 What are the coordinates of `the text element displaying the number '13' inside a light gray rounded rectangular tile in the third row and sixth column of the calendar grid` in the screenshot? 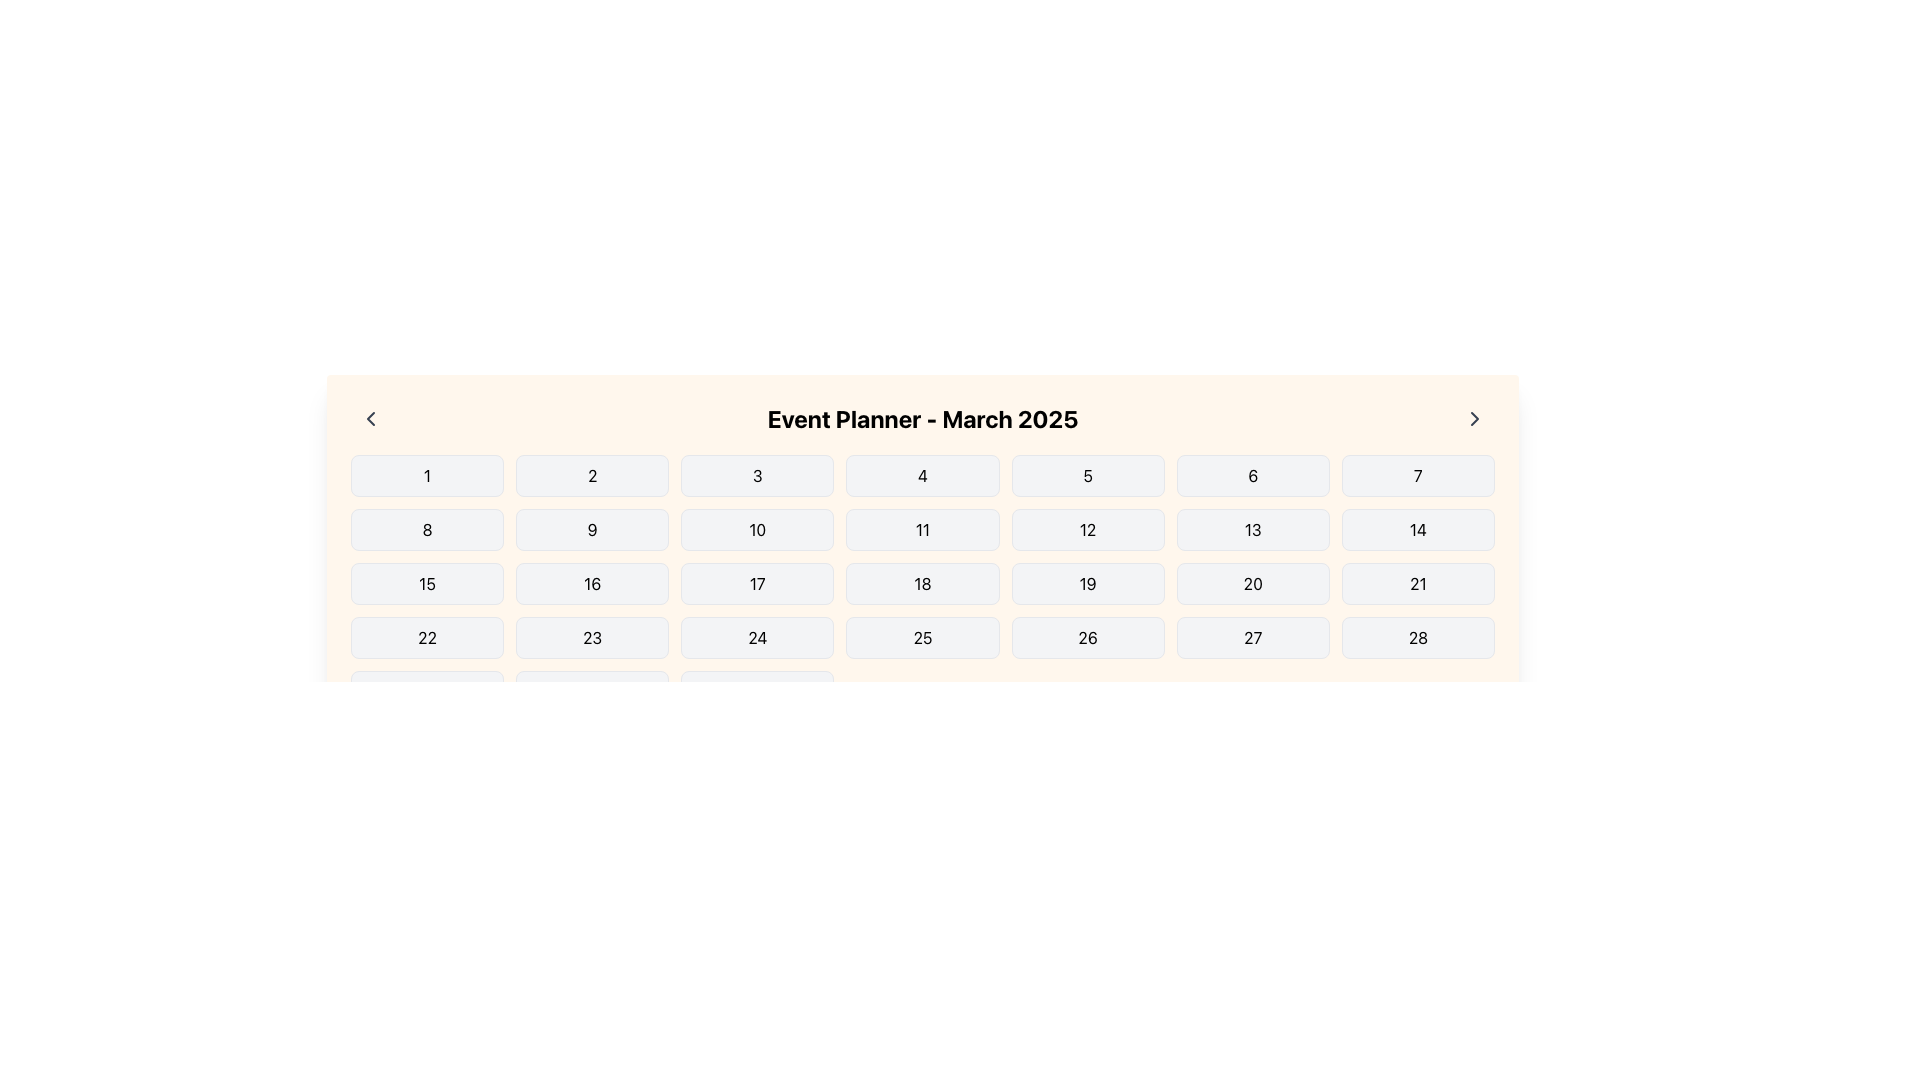 It's located at (1252, 528).